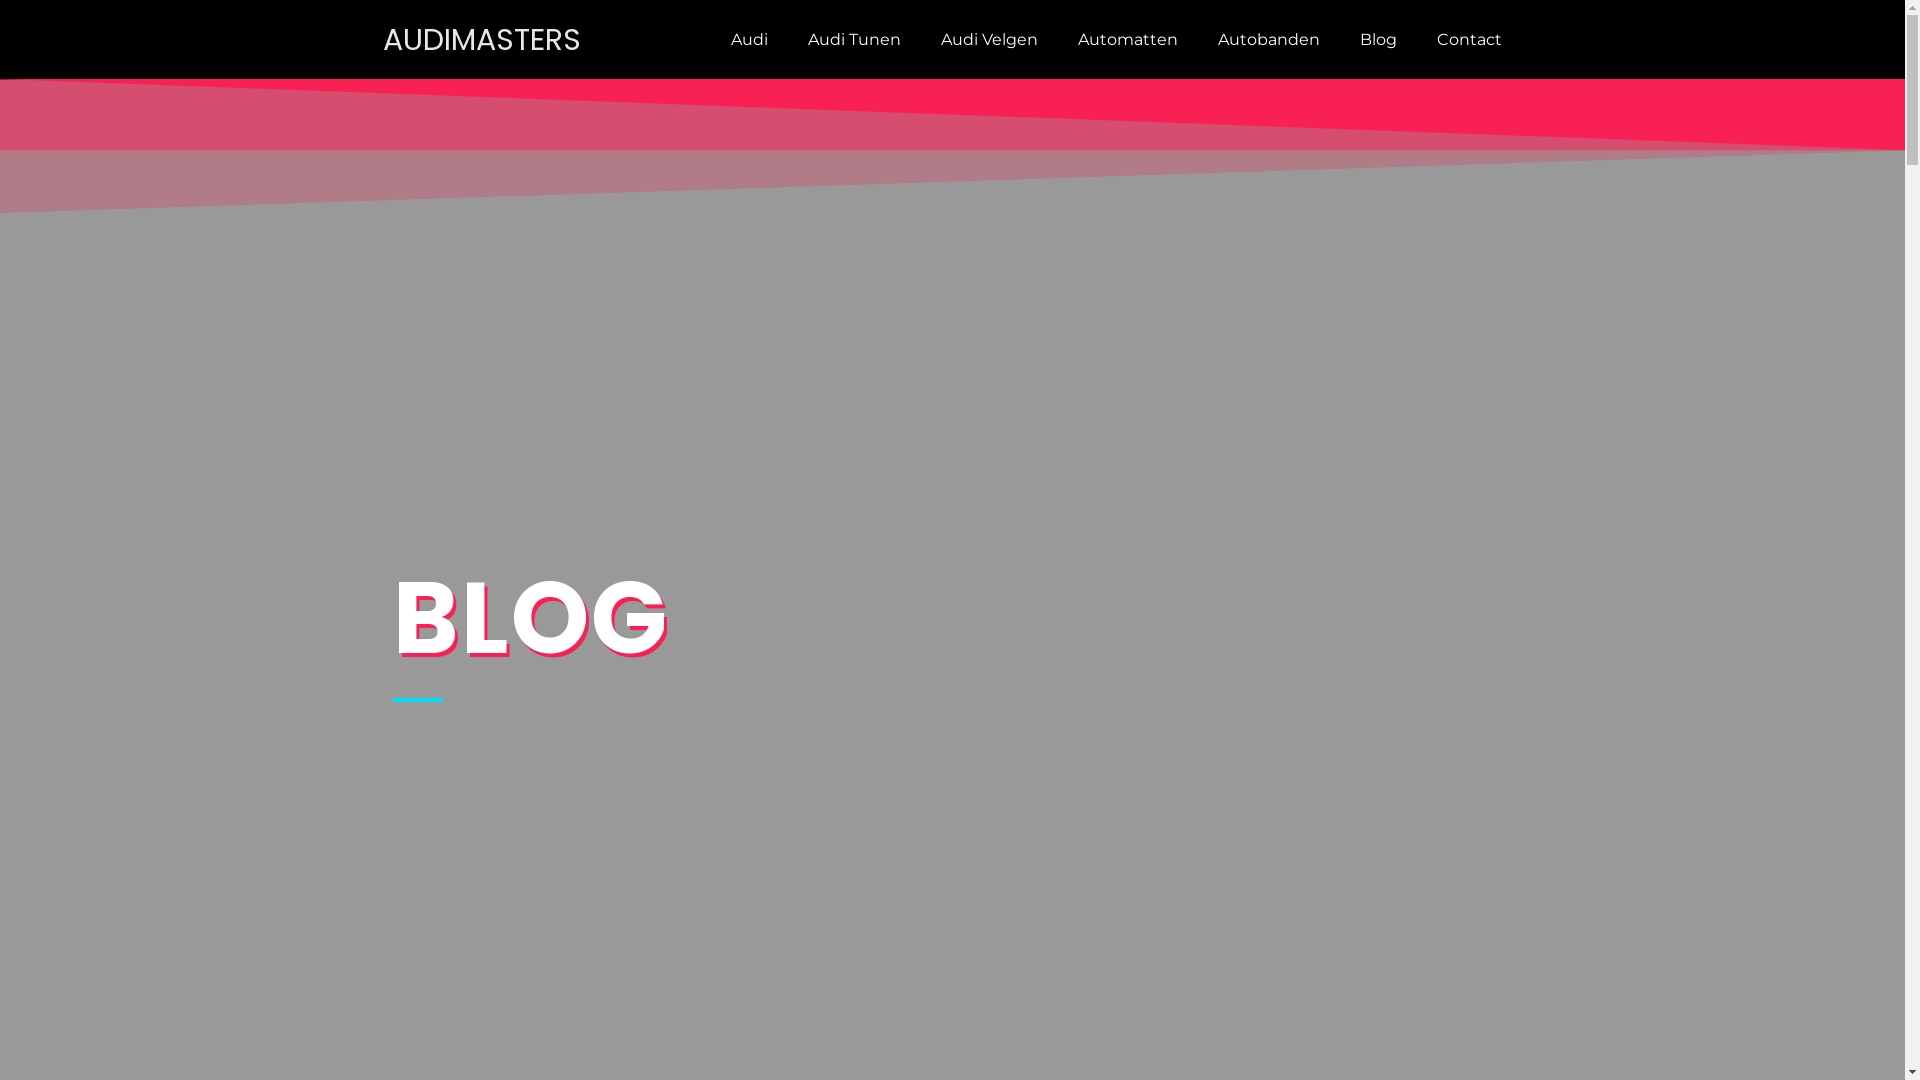 The height and width of the screenshot is (1080, 1920). What do you see at coordinates (480, 39) in the screenshot?
I see `'AUDIMASTERS'` at bounding box center [480, 39].